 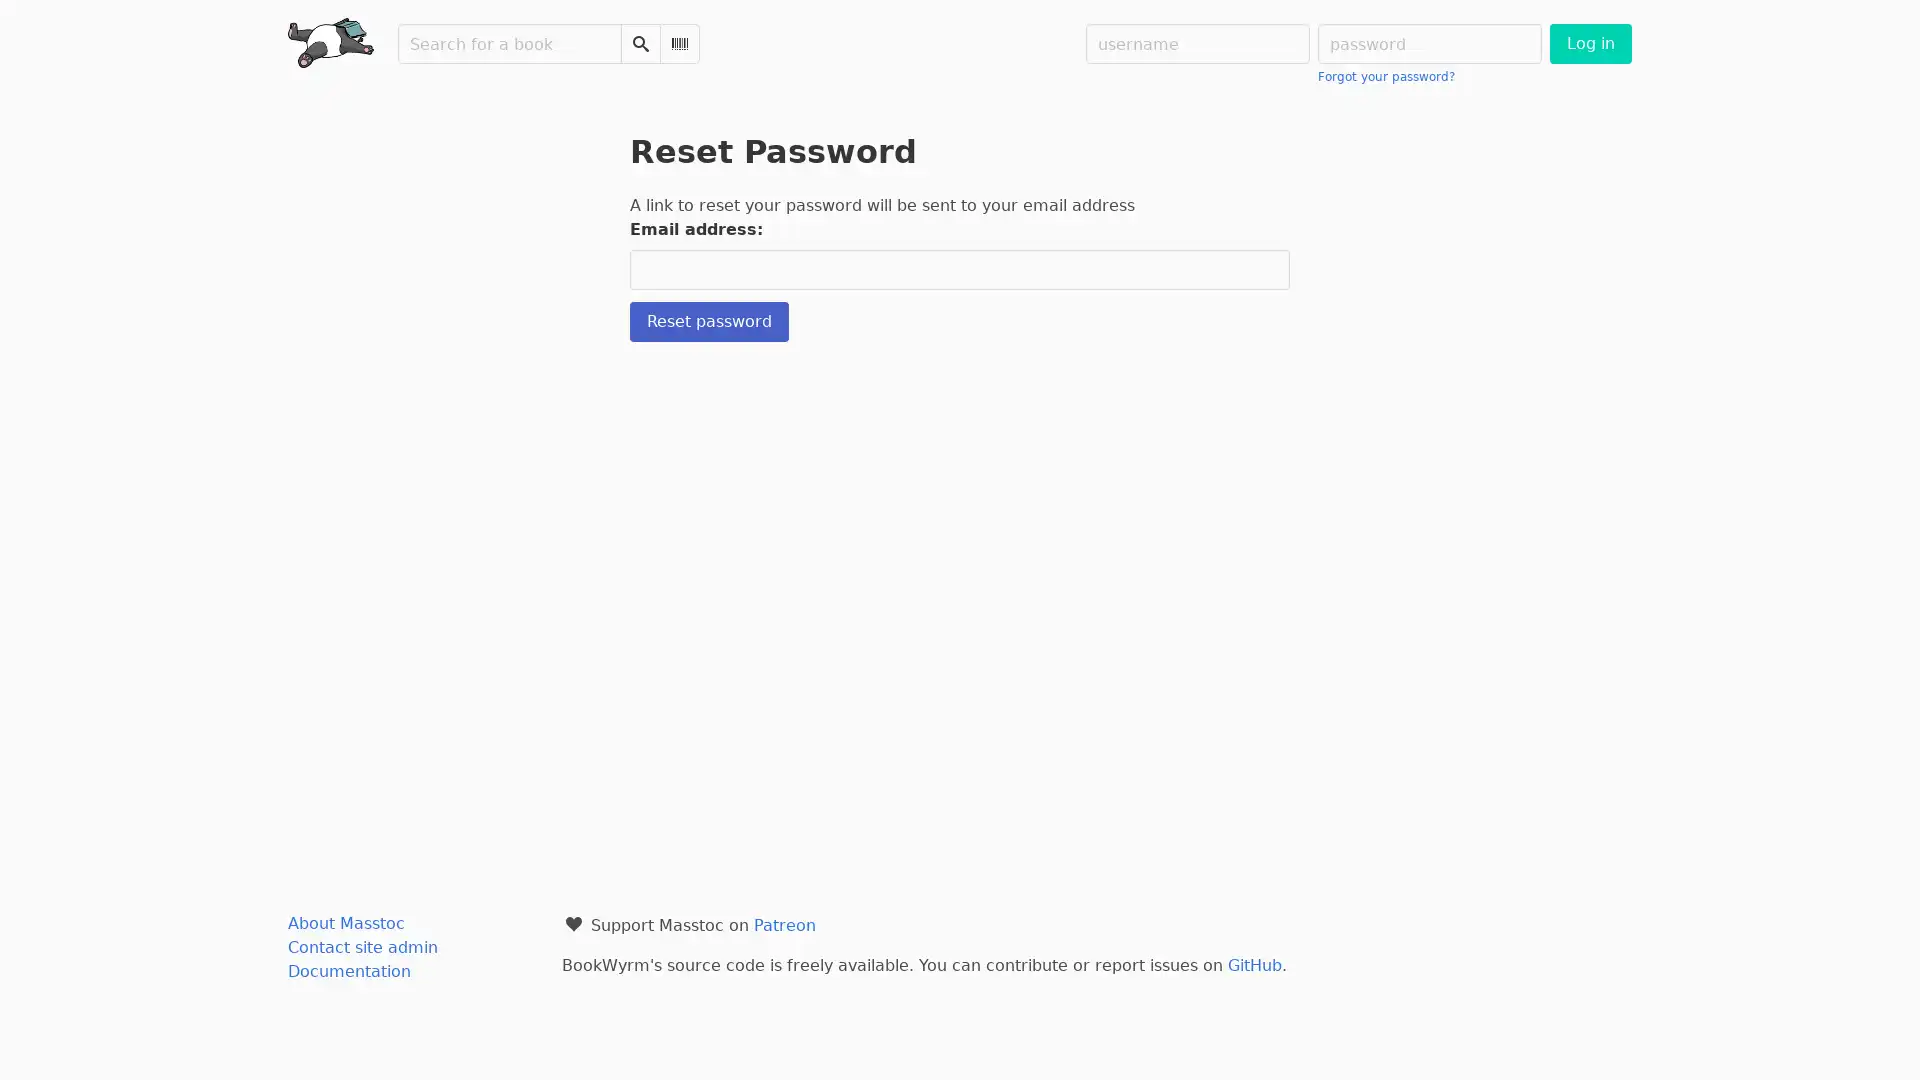 What do you see at coordinates (709, 320) in the screenshot?
I see `Reset password` at bounding box center [709, 320].